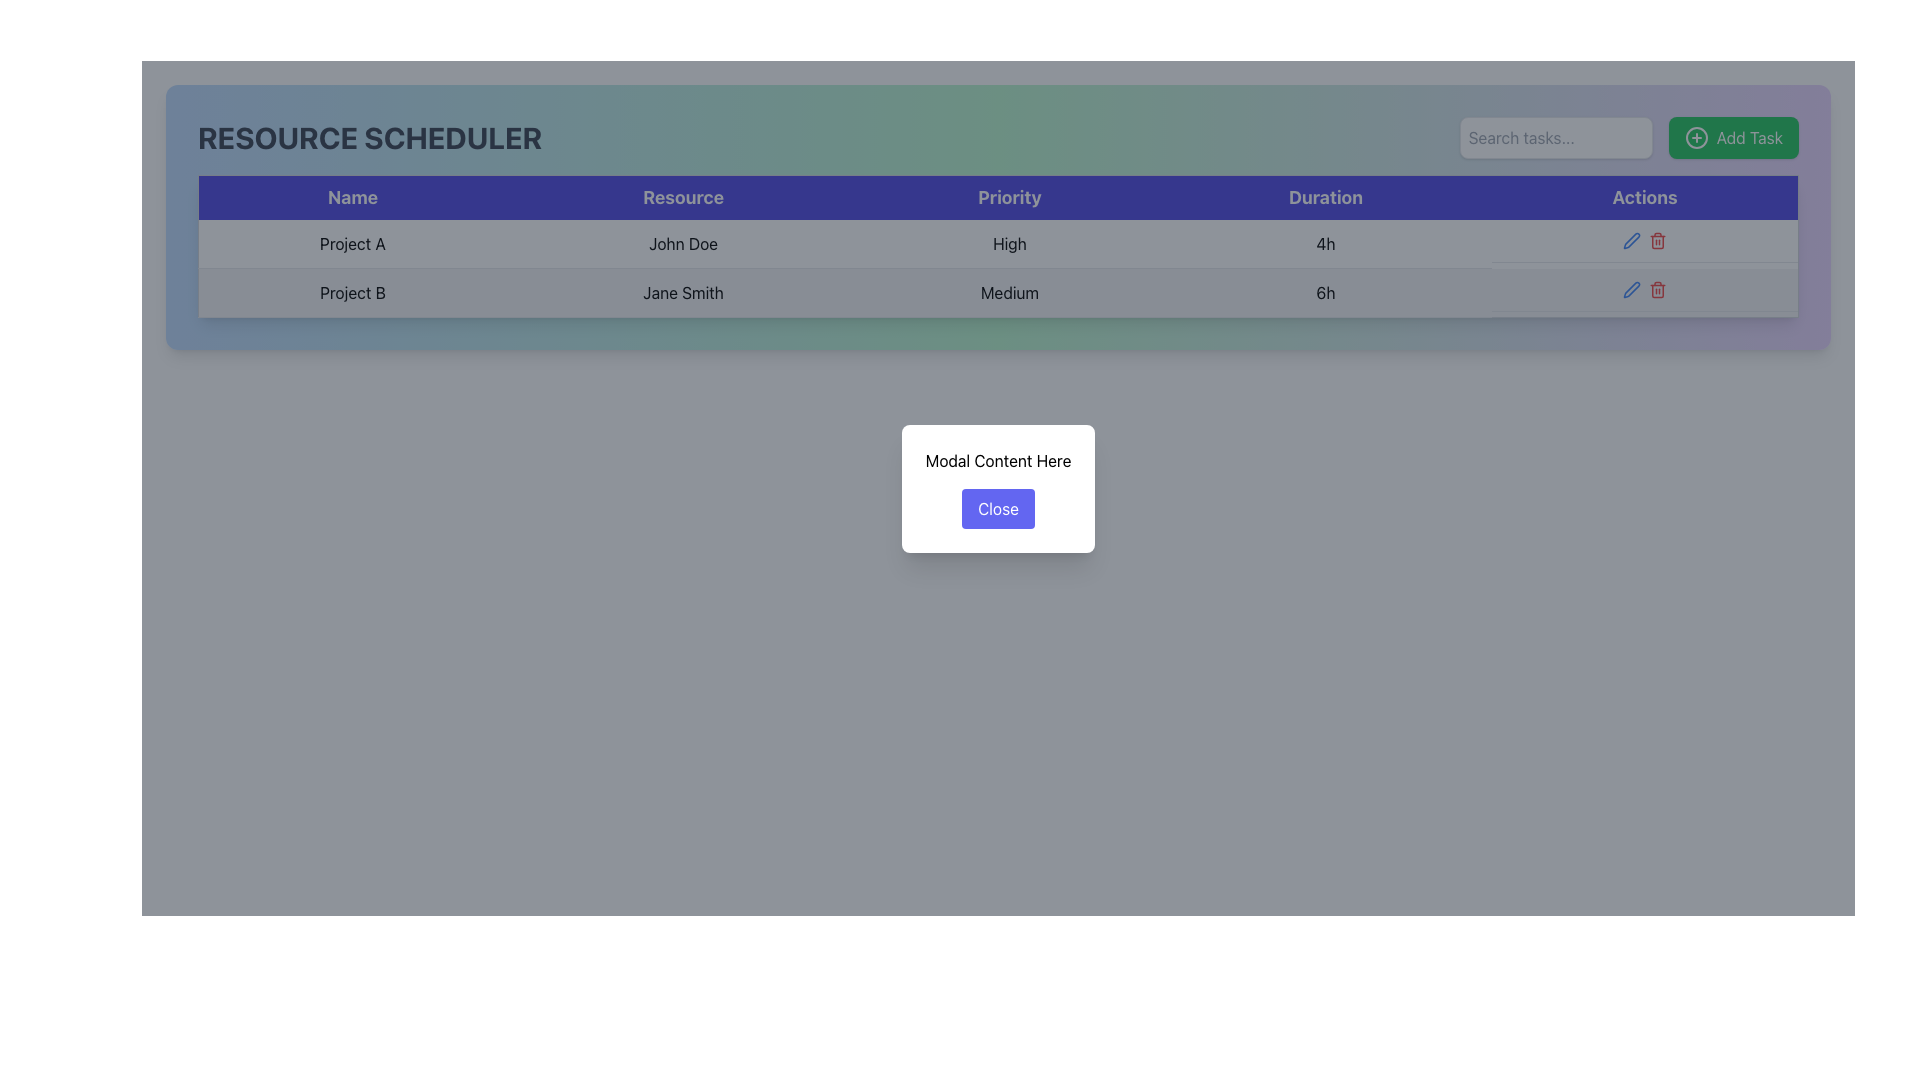 The width and height of the screenshot is (1920, 1080). Describe the element at coordinates (683, 197) in the screenshot. I see `the text label with large white text reading 'Resource', which is located in the second column of the header row in a table-like structure` at that location.